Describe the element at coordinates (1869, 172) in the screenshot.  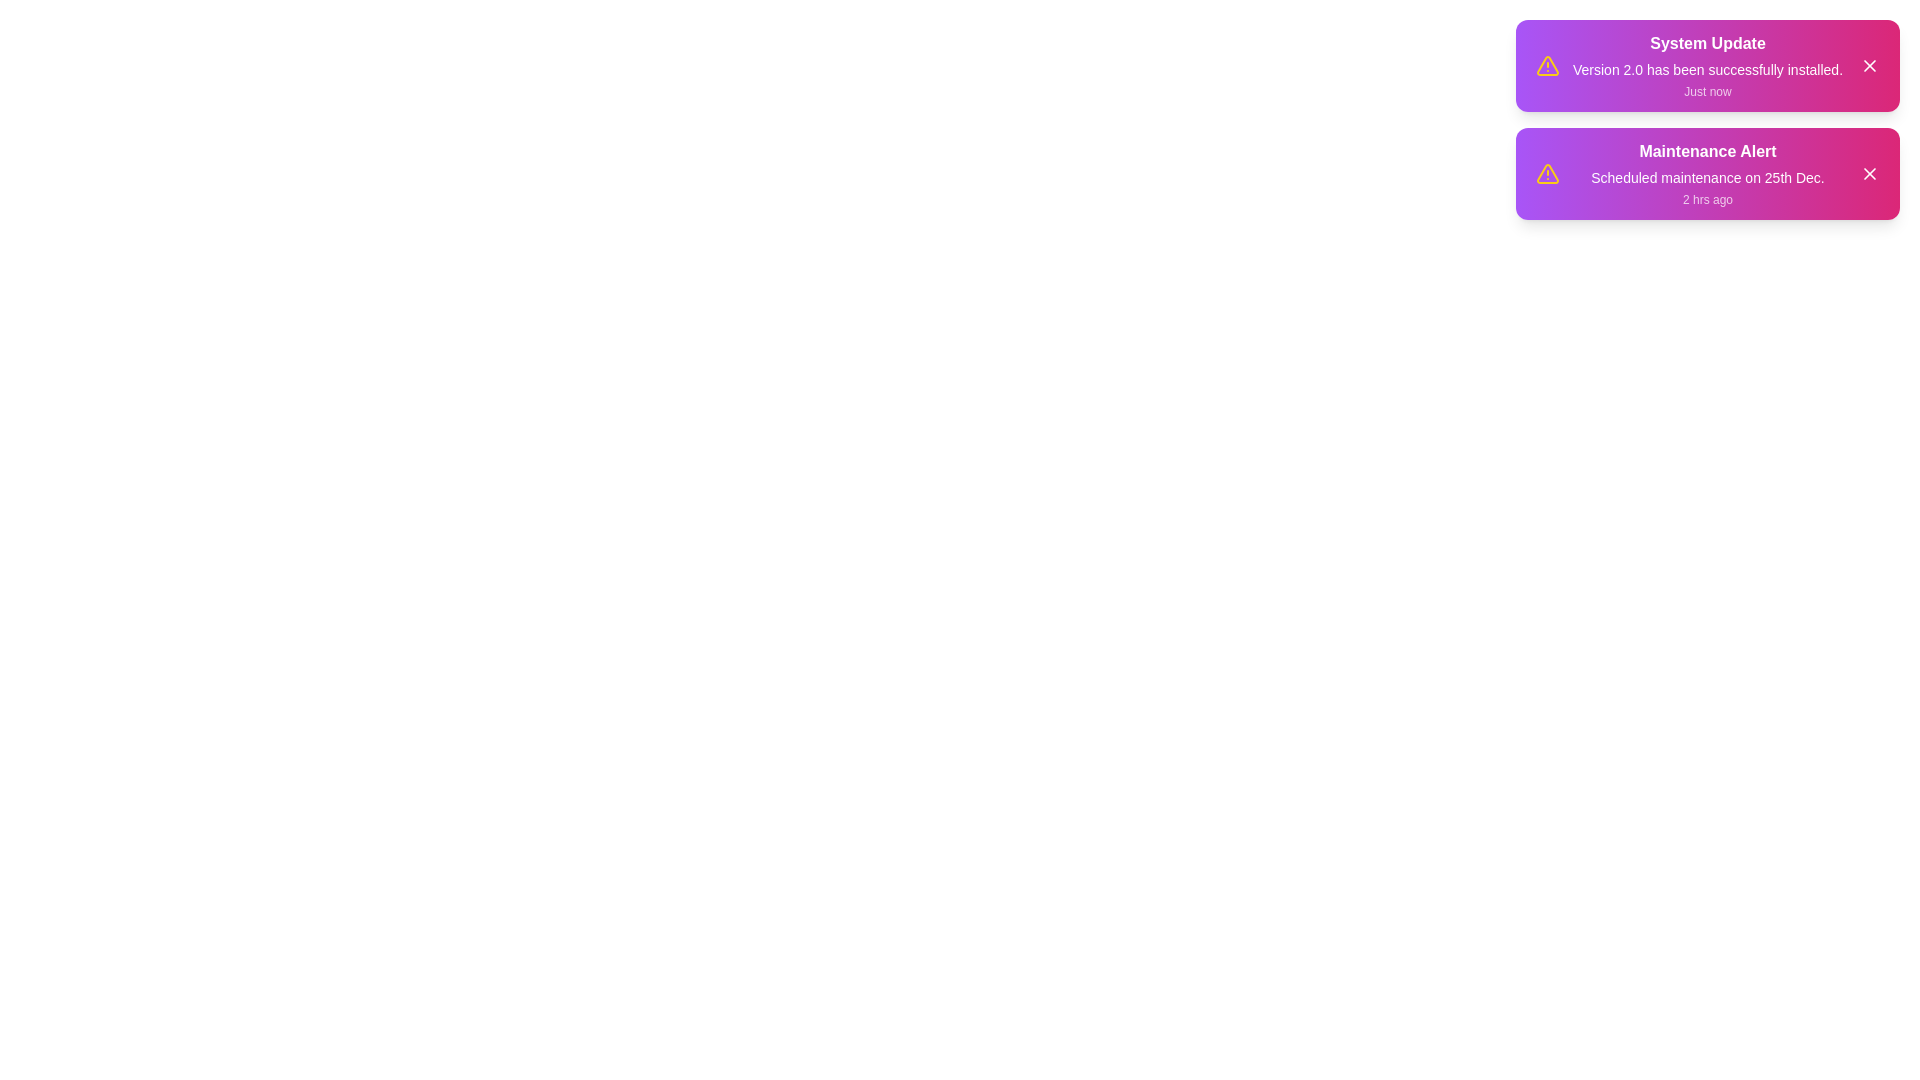
I see `close button of the notification with title Maintenance Alert` at that location.